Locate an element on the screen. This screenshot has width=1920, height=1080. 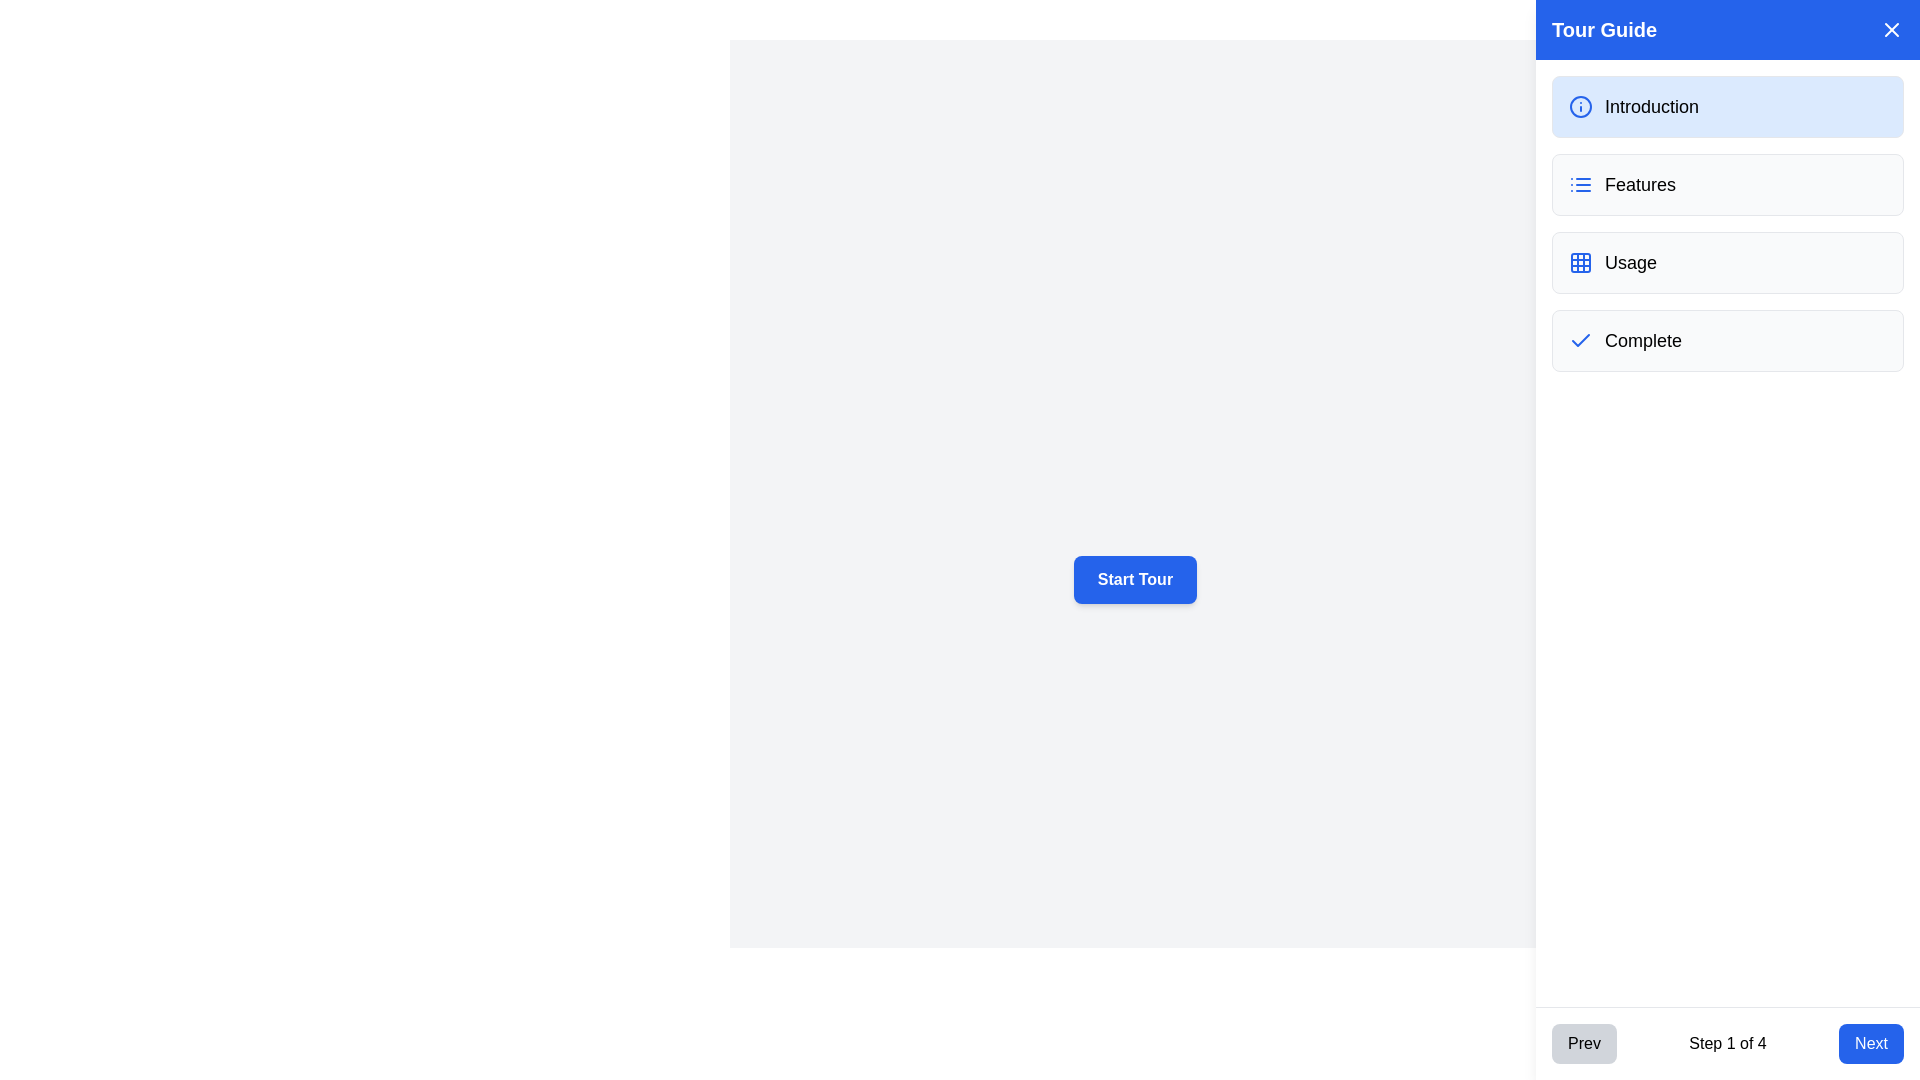
the small blue icon resembling a list, which consists of three horizontal lines, located in the 'Features' section of the right side panel labeled 'Tour Guide', preceding the text label 'Features' is located at coordinates (1579, 185).